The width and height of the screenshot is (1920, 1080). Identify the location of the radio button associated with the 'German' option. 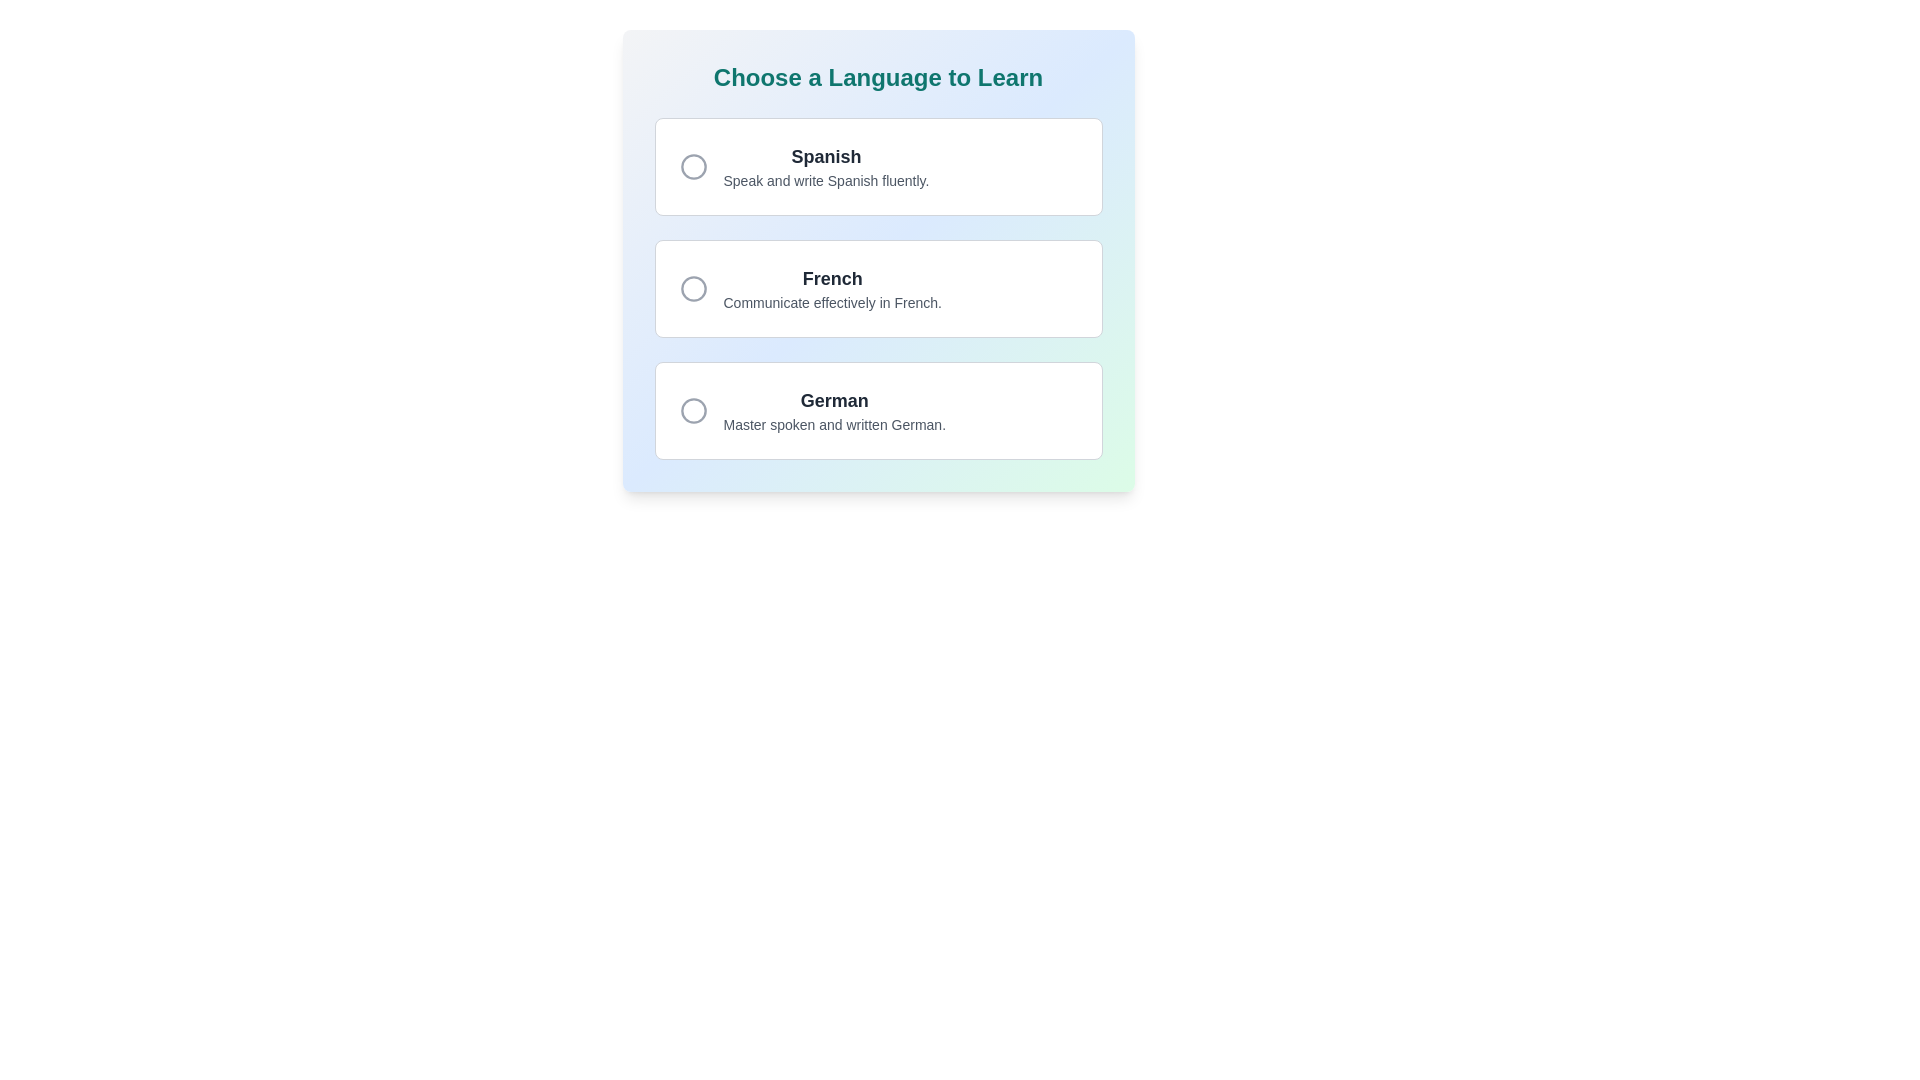
(693, 410).